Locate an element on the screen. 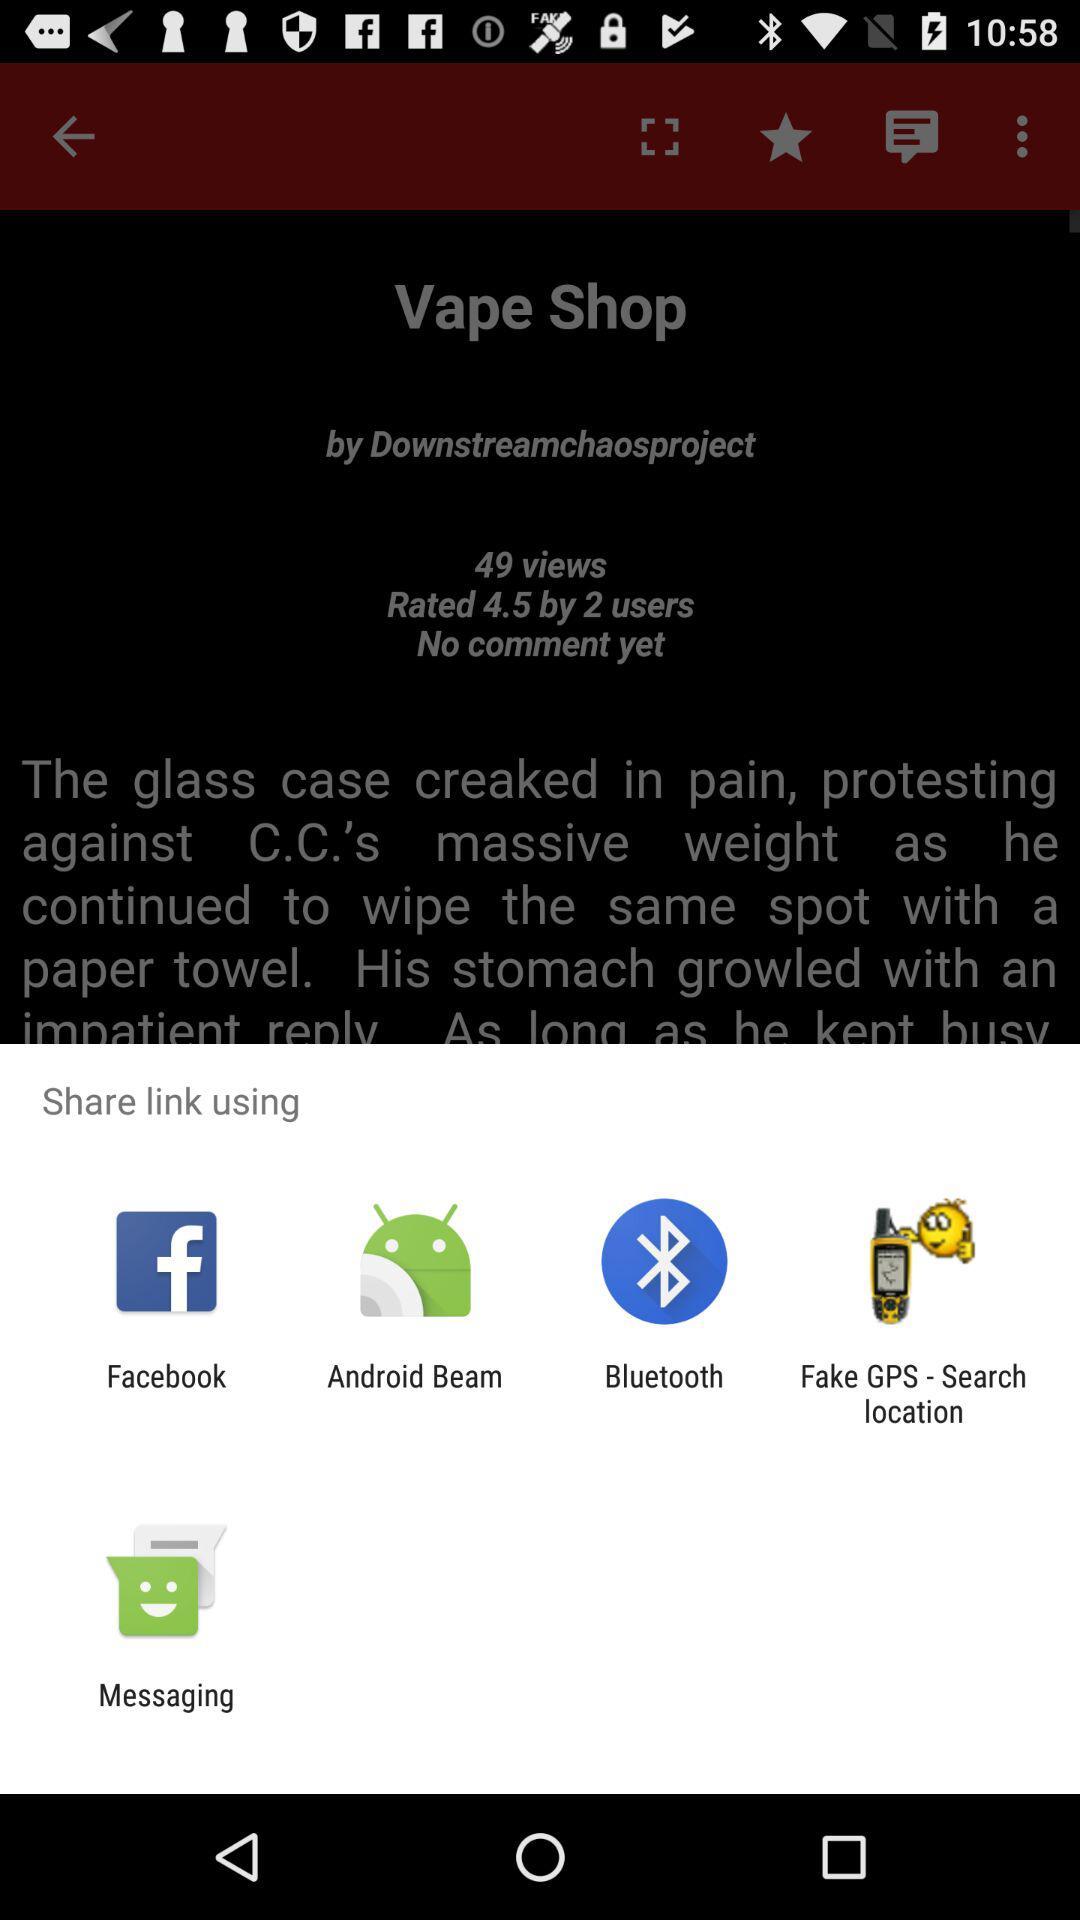 This screenshot has width=1080, height=1920. the android beam app is located at coordinates (414, 1392).